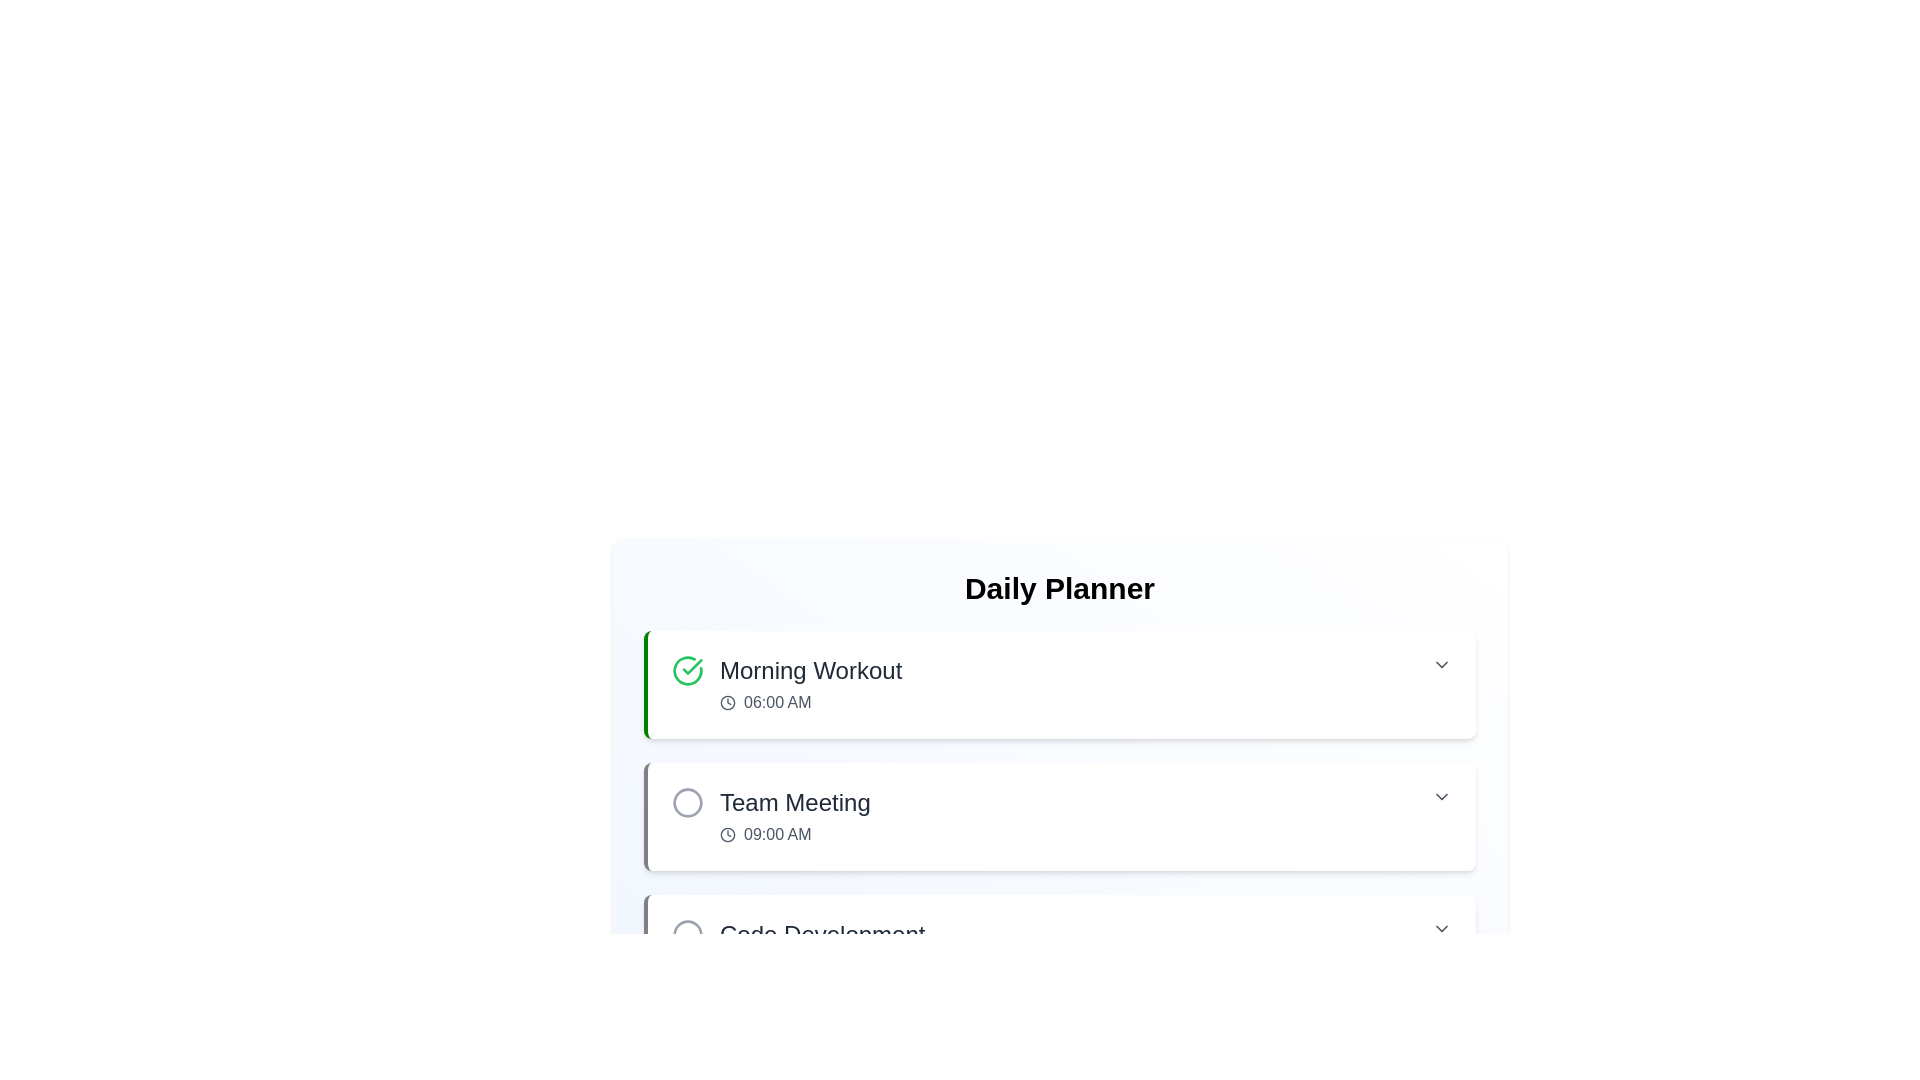  What do you see at coordinates (696, 801) in the screenshot?
I see `the gray circular Status Indicator Icon located to the left of the 'Team Meeting' text within the card labeled 'Team Meeting 09:00 AM'` at bounding box center [696, 801].